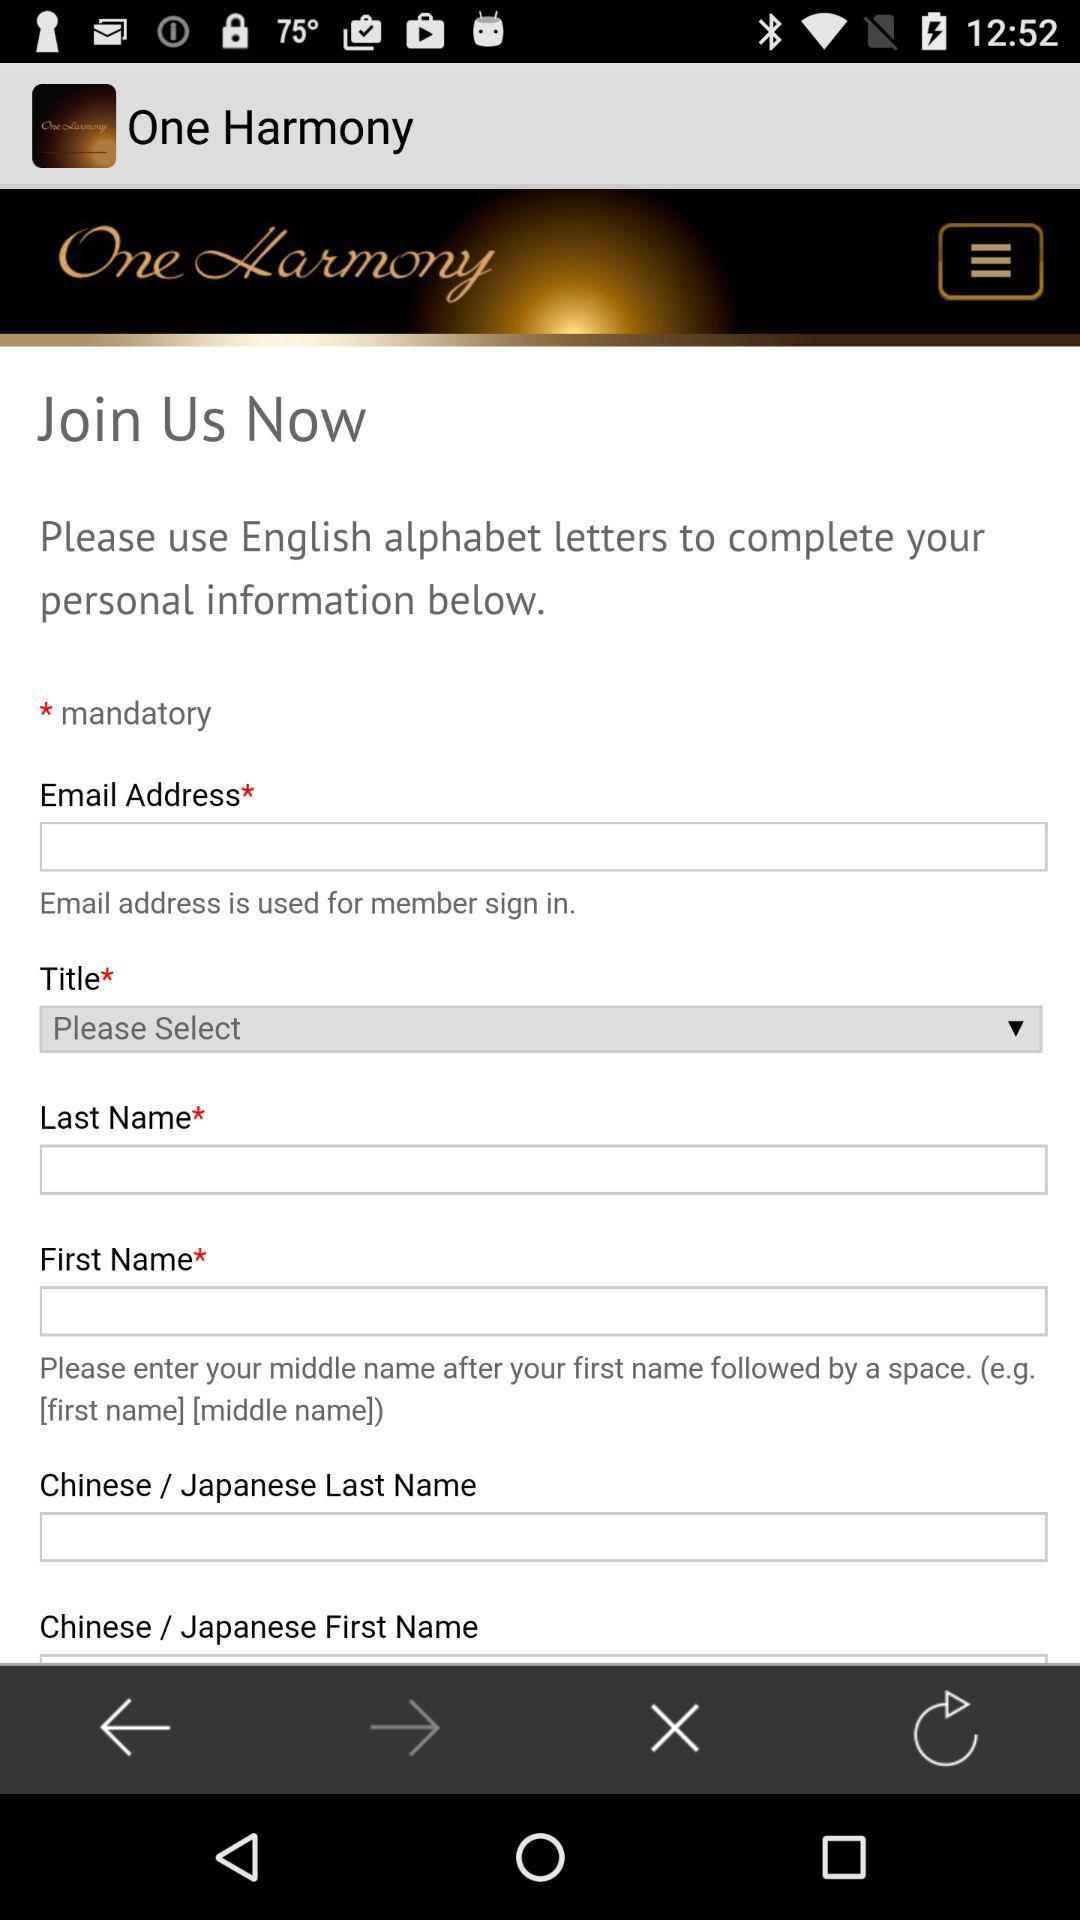 This screenshot has height=1920, width=1080. Describe the element at coordinates (945, 1727) in the screenshot. I see `refresh` at that location.